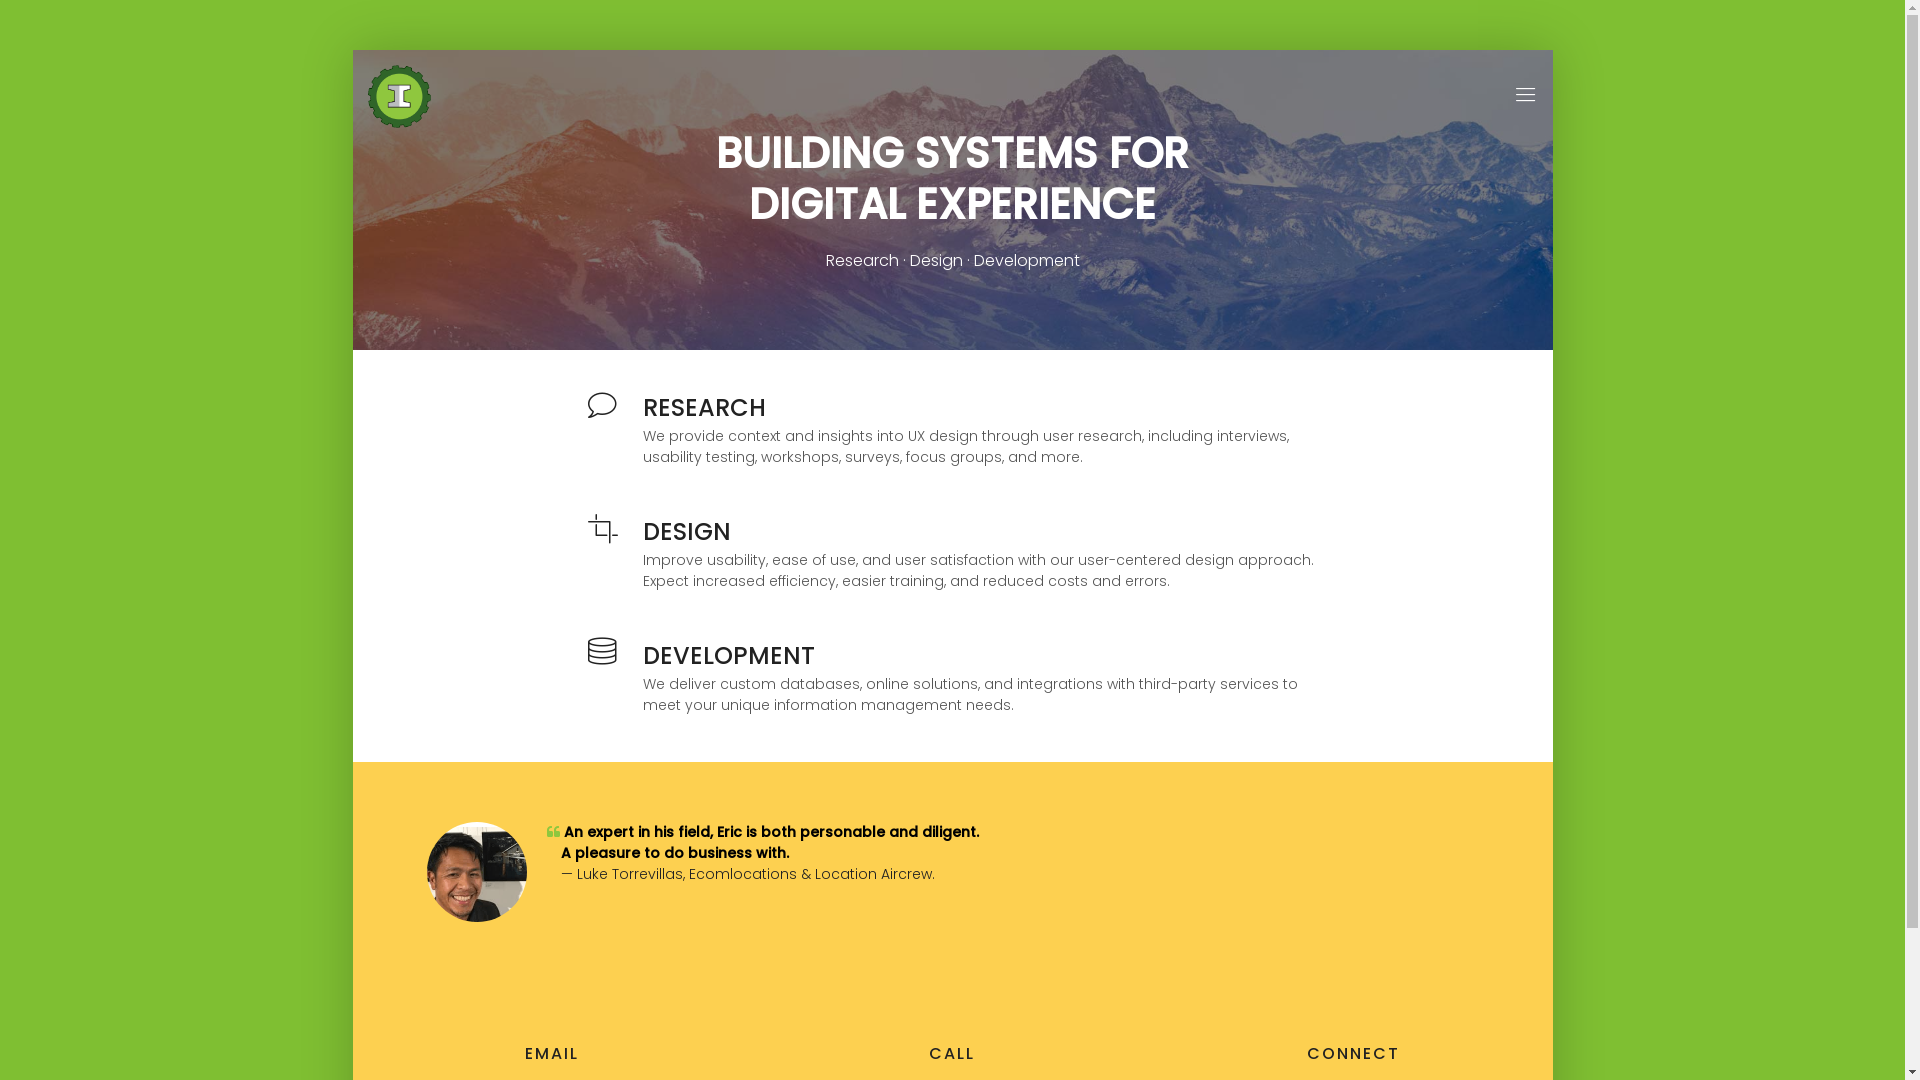  I want to click on 'TESTIMONIALS', so click(1444, 107).